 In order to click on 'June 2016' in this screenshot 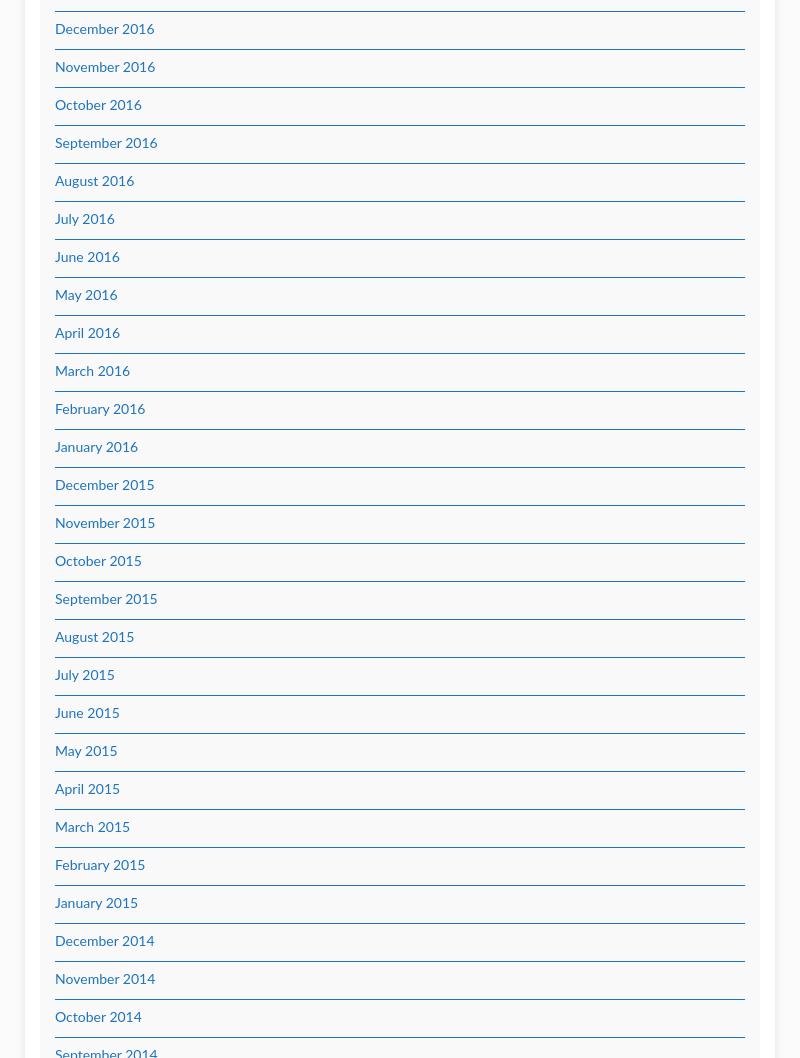, I will do `click(54, 258)`.